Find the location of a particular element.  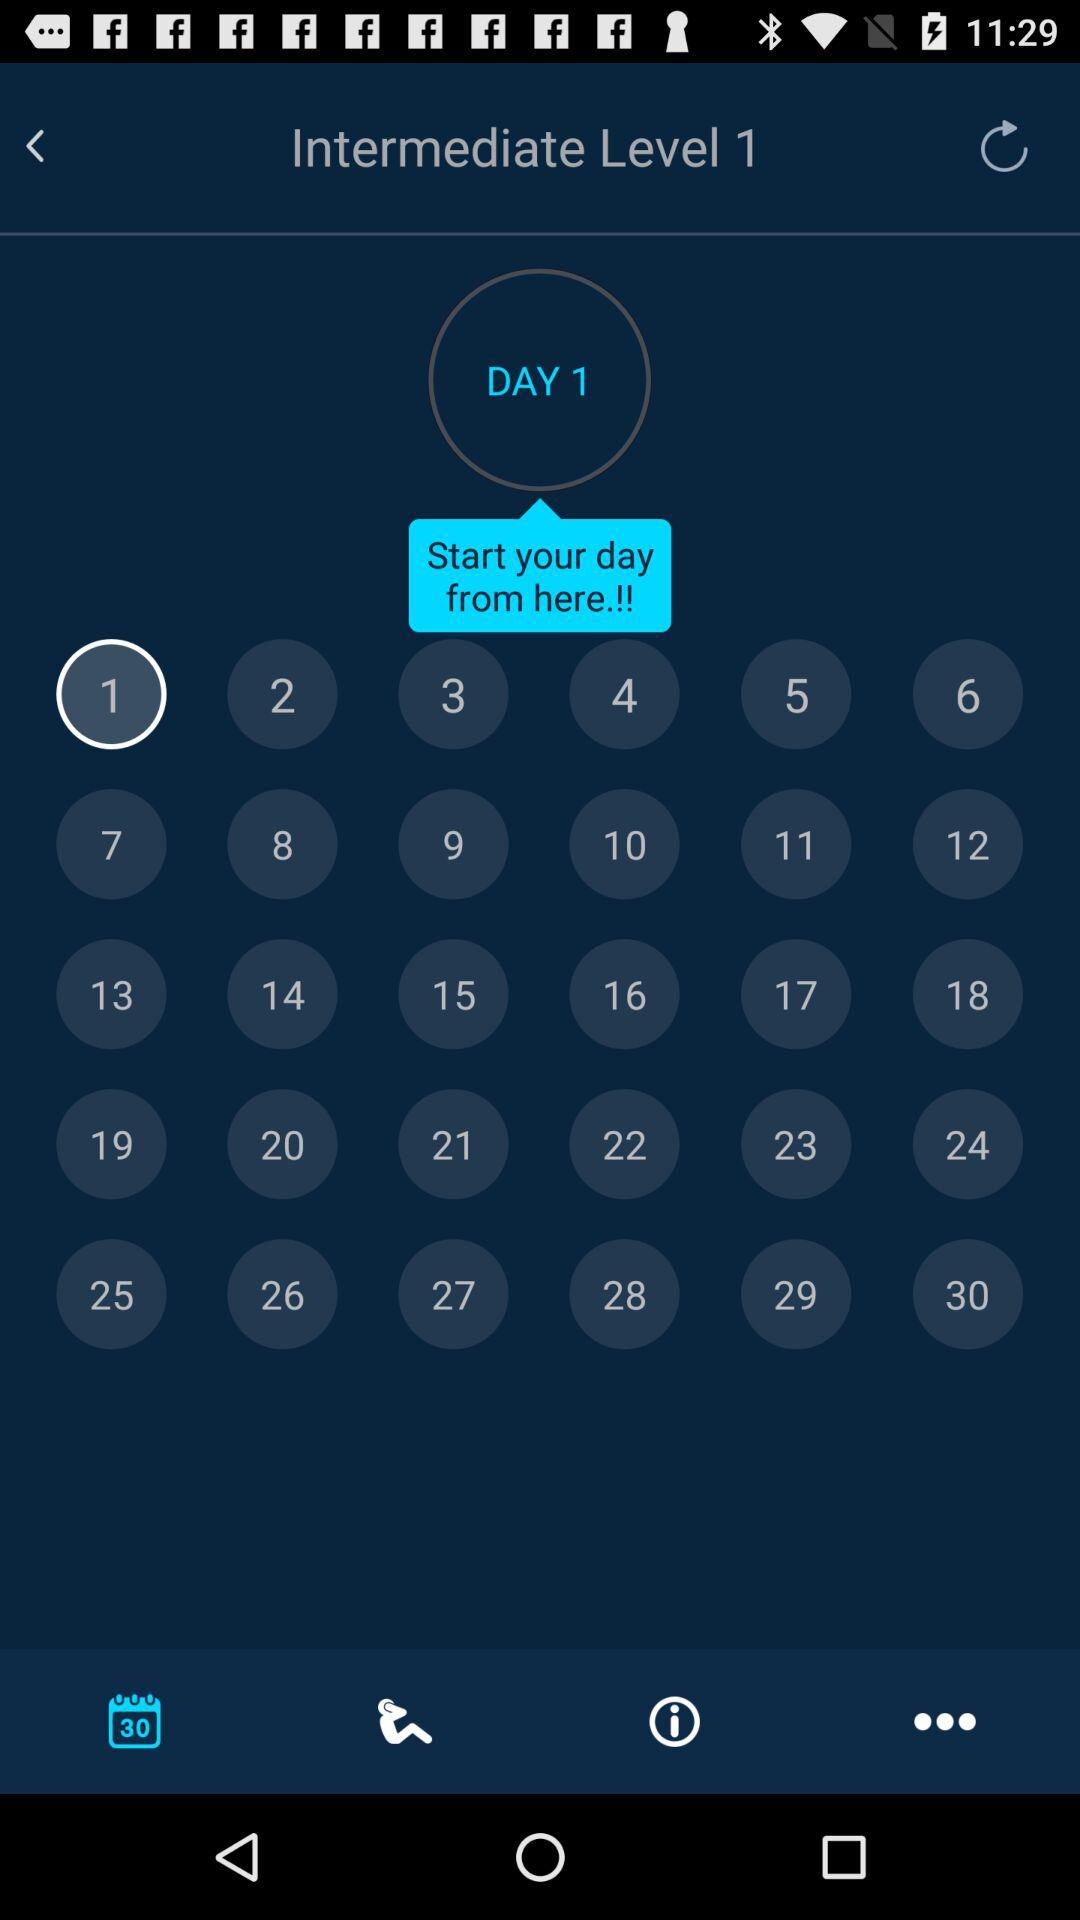

return to the previous page is located at coordinates (58, 145).